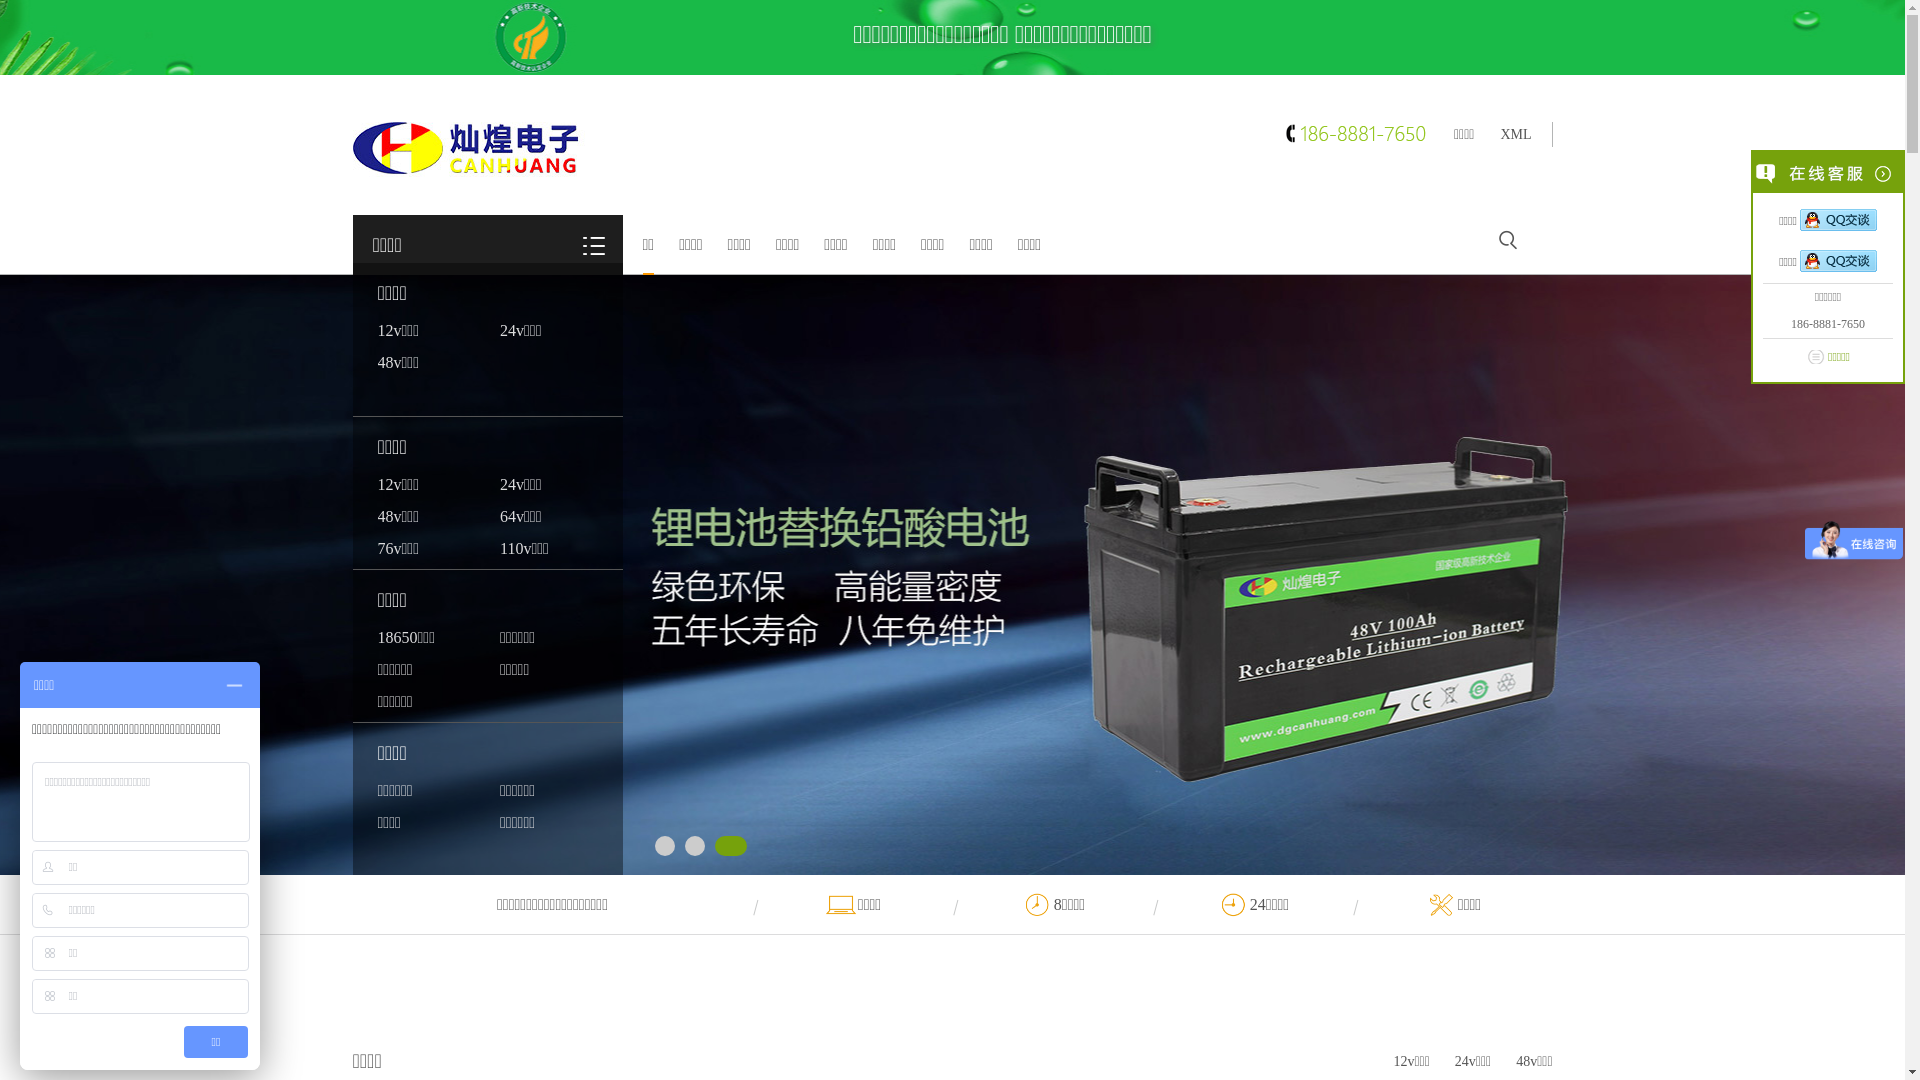  Describe the element at coordinates (1515, 134) in the screenshot. I see `'XML'` at that location.